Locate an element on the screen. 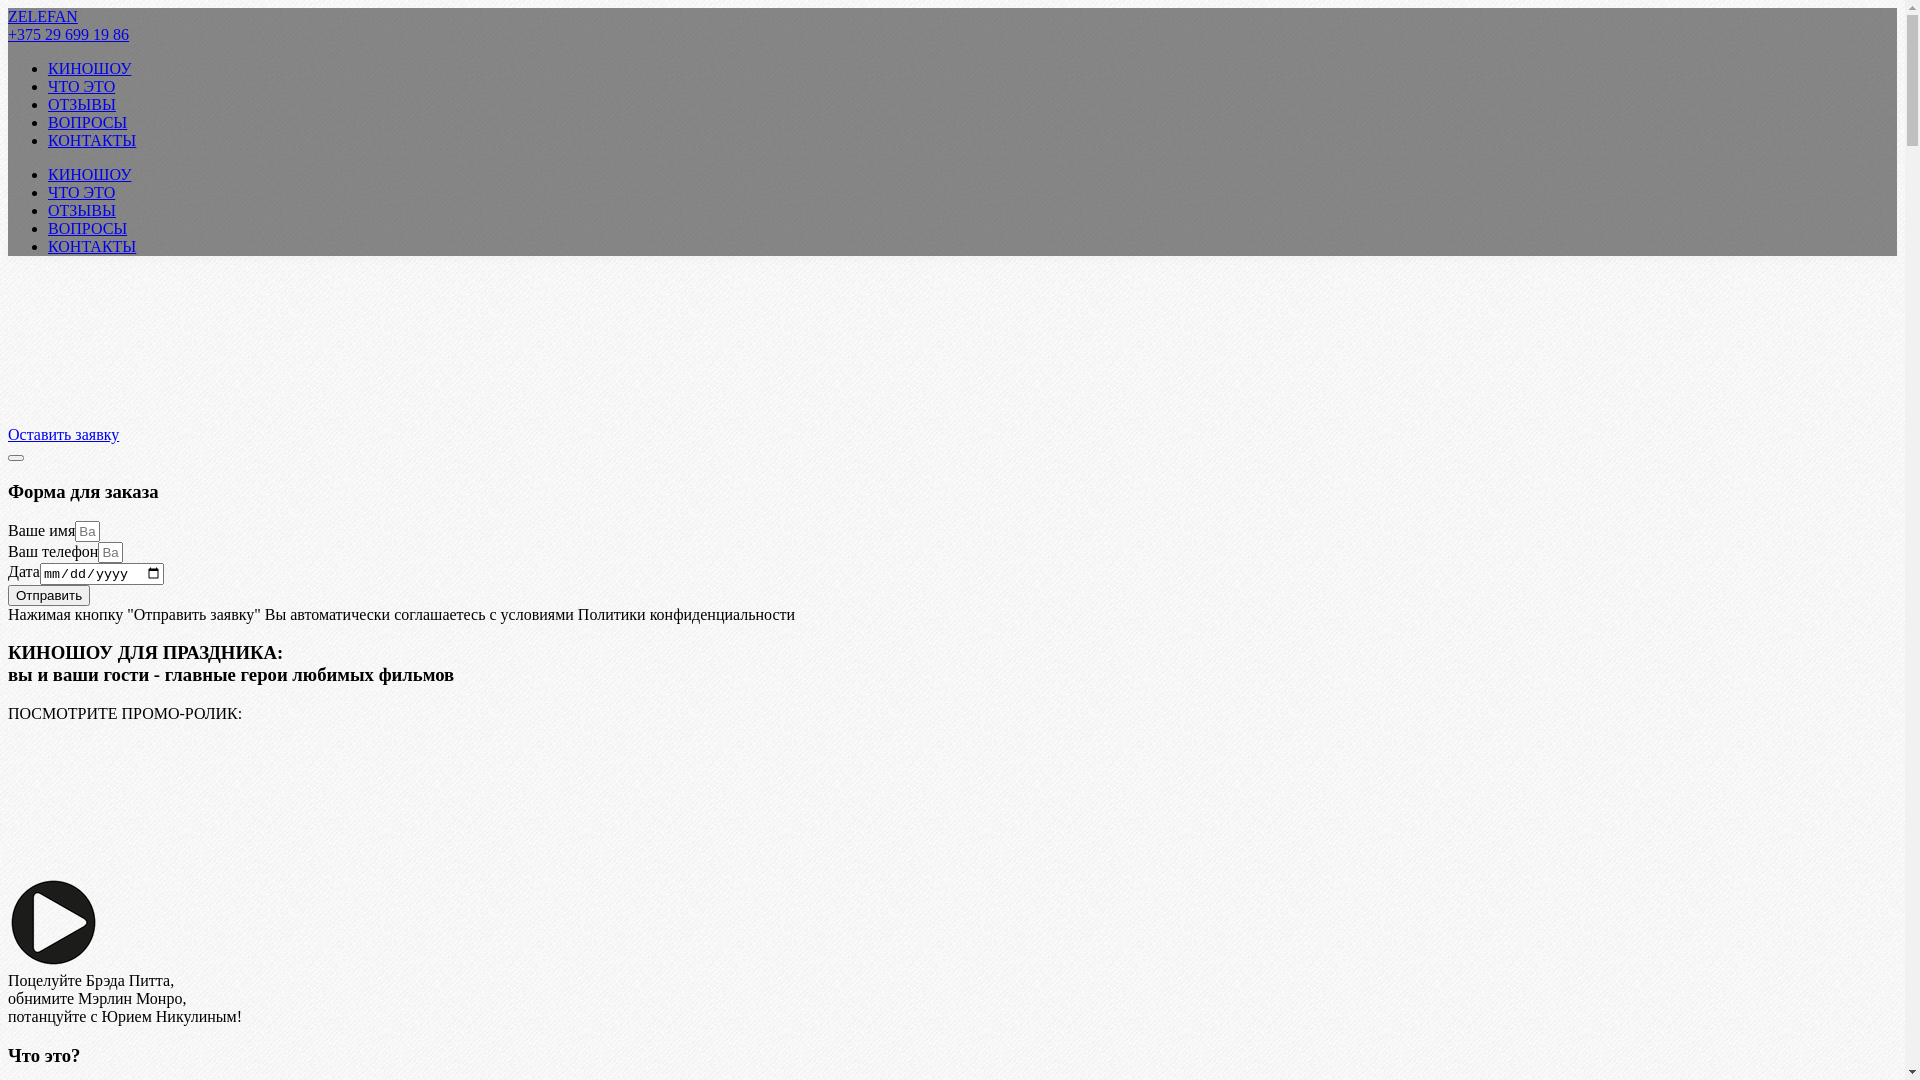 Image resolution: width=1920 pixels, height=1080 pixels. 'ZELEFAN' is located at coordinates (43, 16).